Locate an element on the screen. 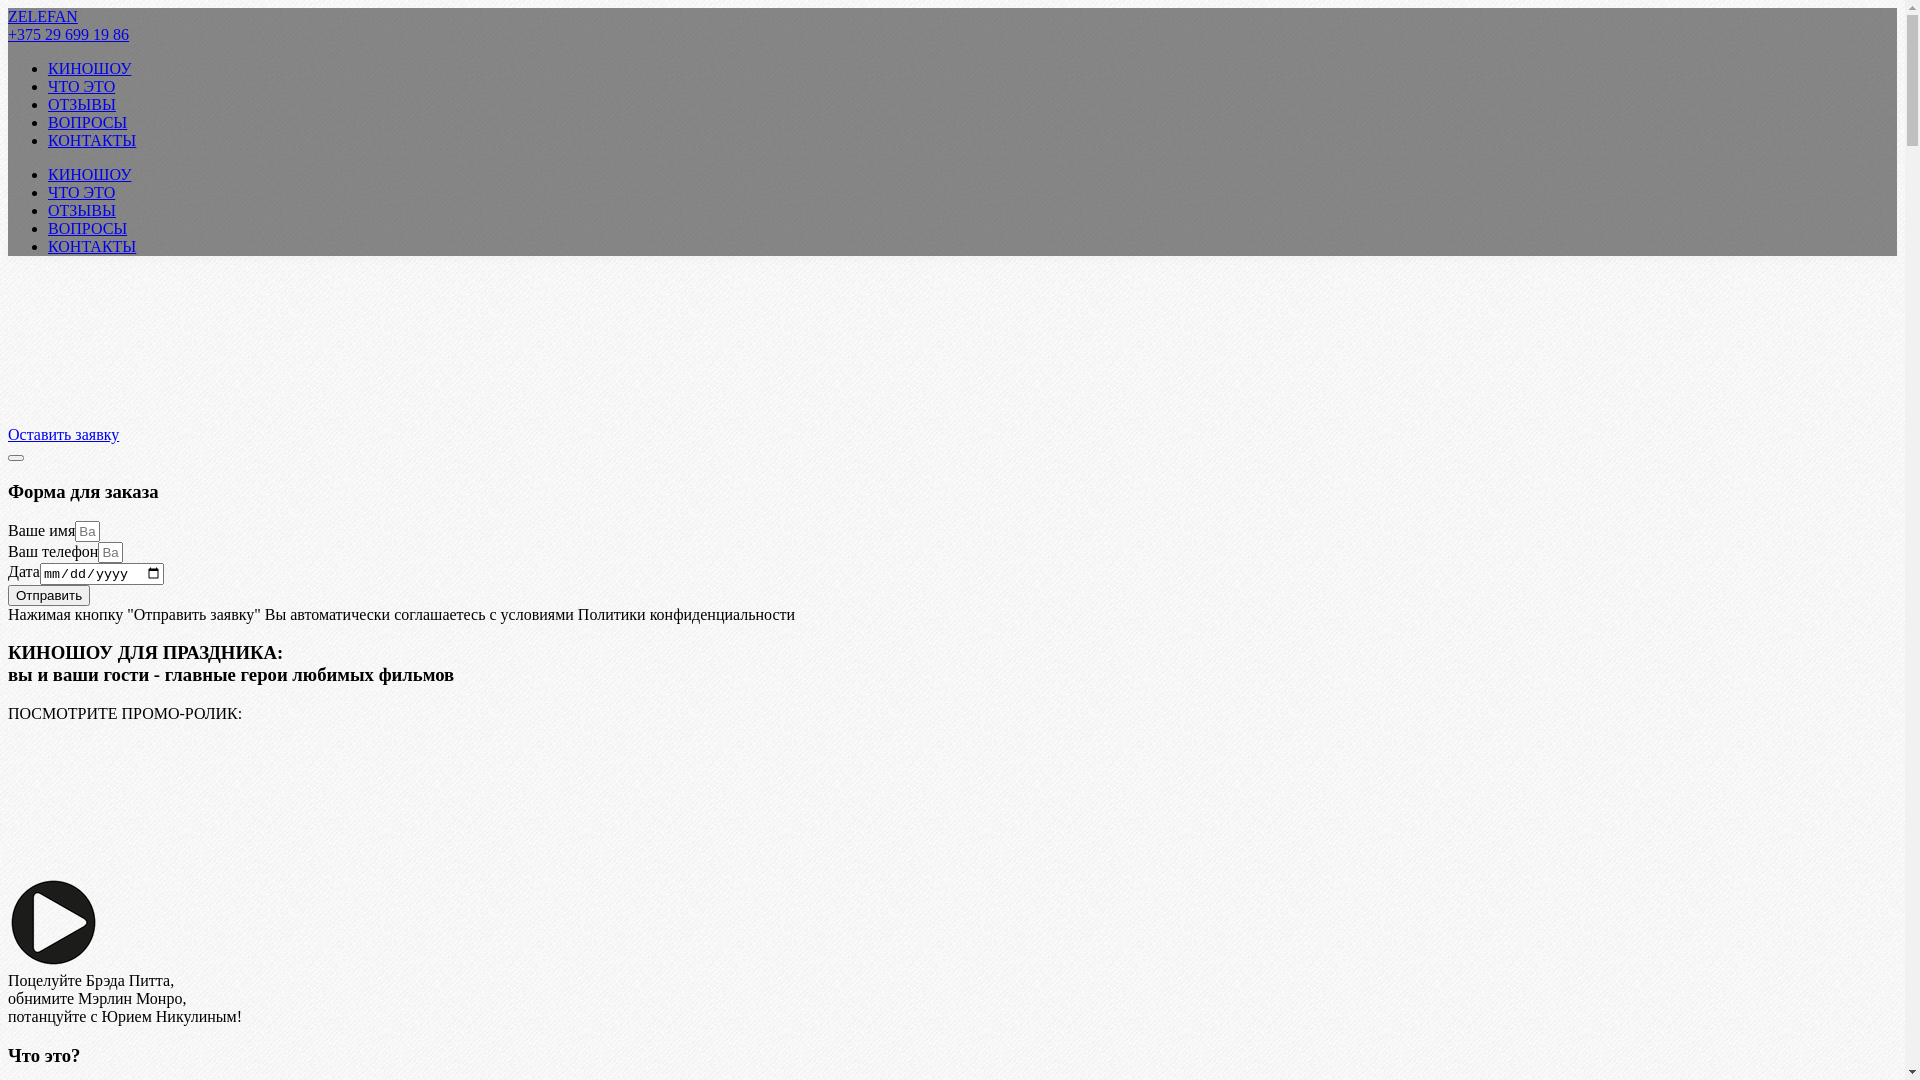 Image resolution: width=1920 pixels, height=1080 pixels. 'ZELEFAN' is located at coordinates (43, 16).